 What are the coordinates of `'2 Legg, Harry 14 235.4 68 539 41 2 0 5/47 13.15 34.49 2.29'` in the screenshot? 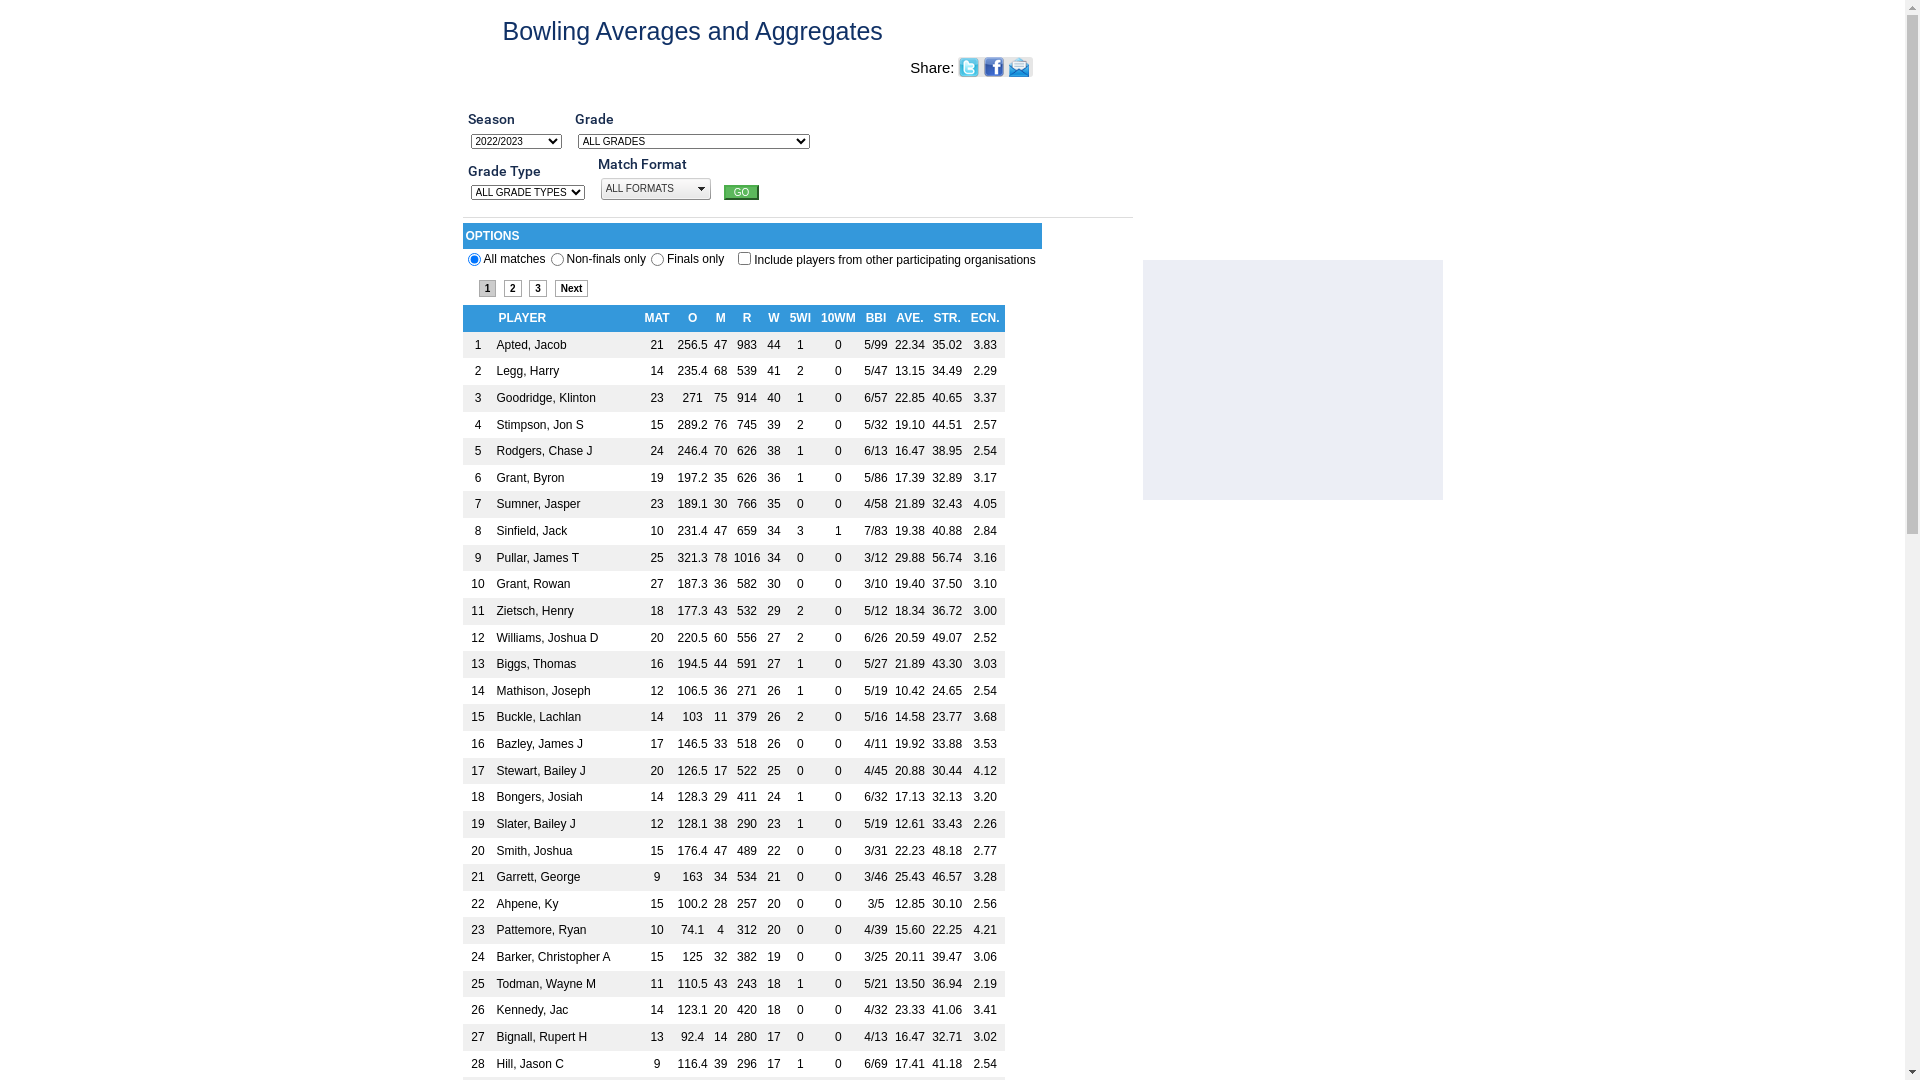 It's located at (732, 371).